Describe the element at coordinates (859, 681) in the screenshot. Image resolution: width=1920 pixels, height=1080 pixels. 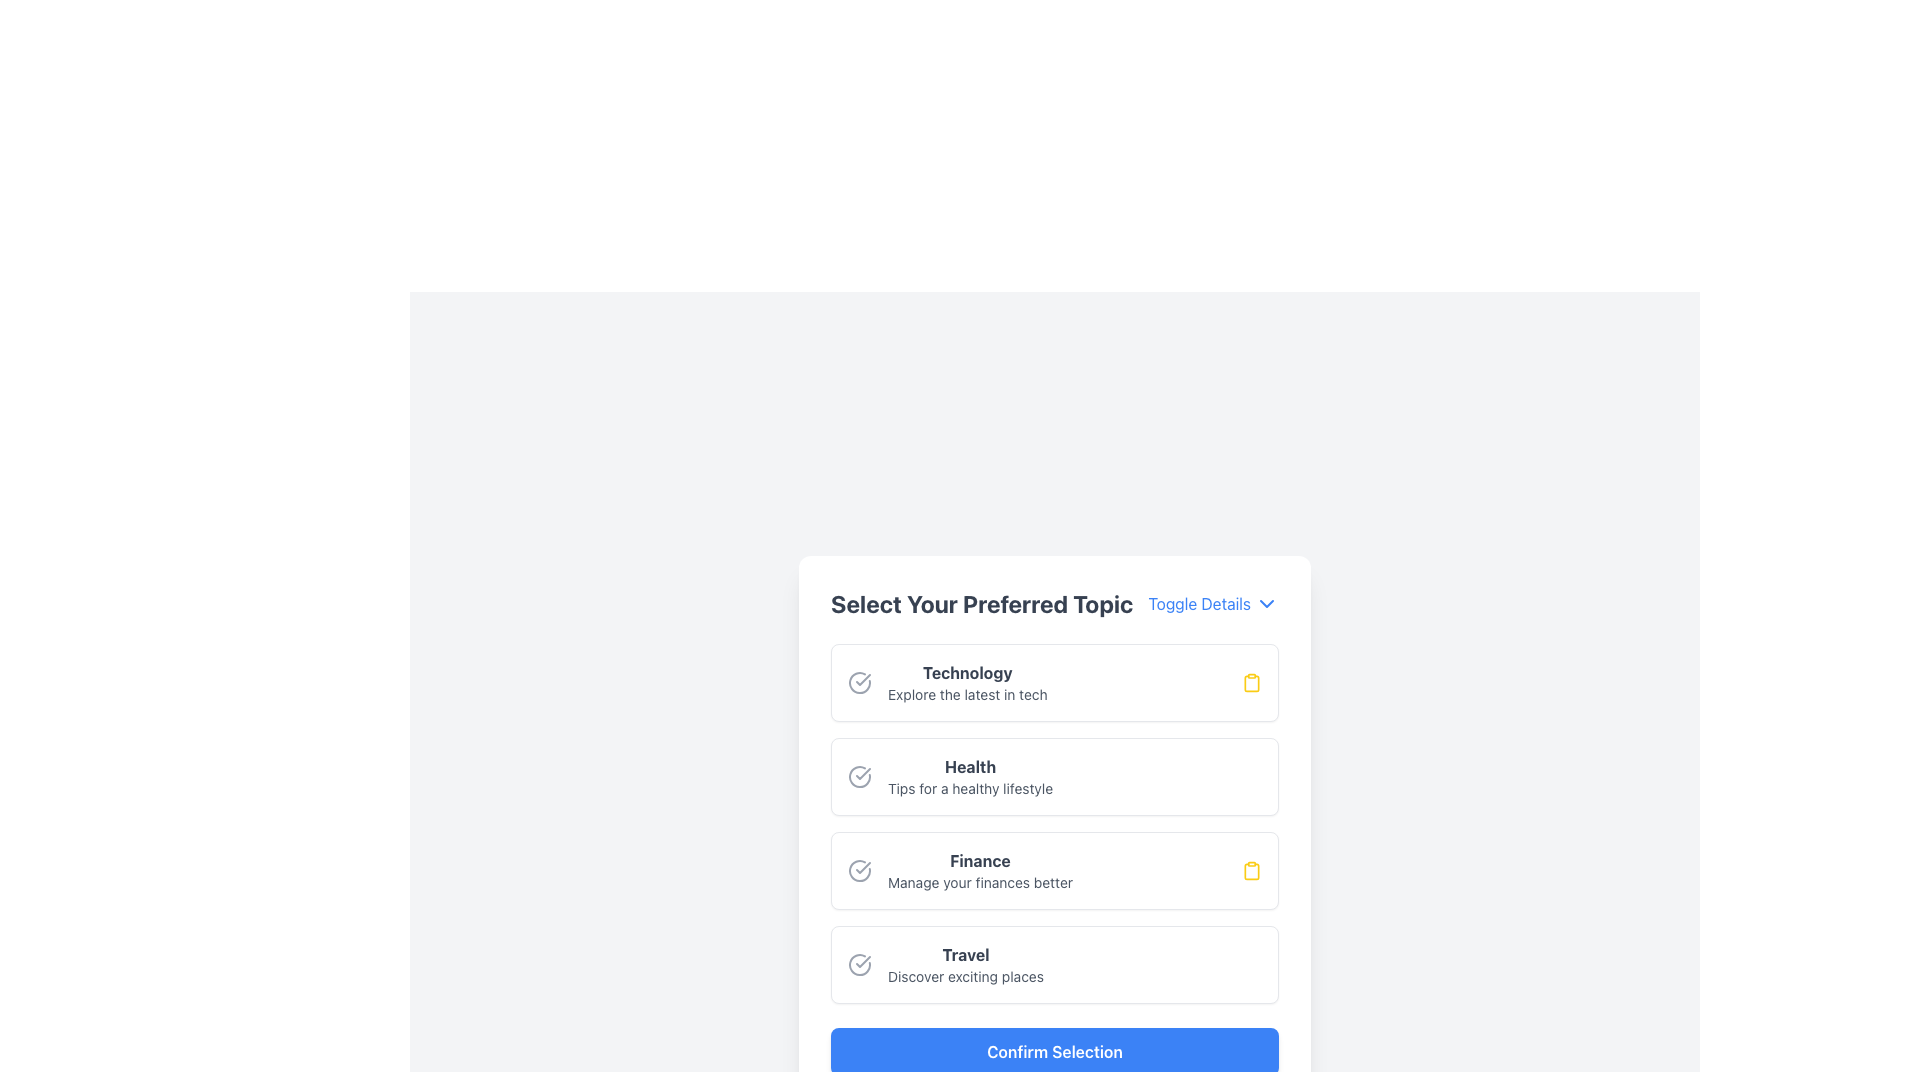
I see `the Selection Indicator (Checkmark Icon) located to the left of the text 'Technology' to change its selection status` at that location.